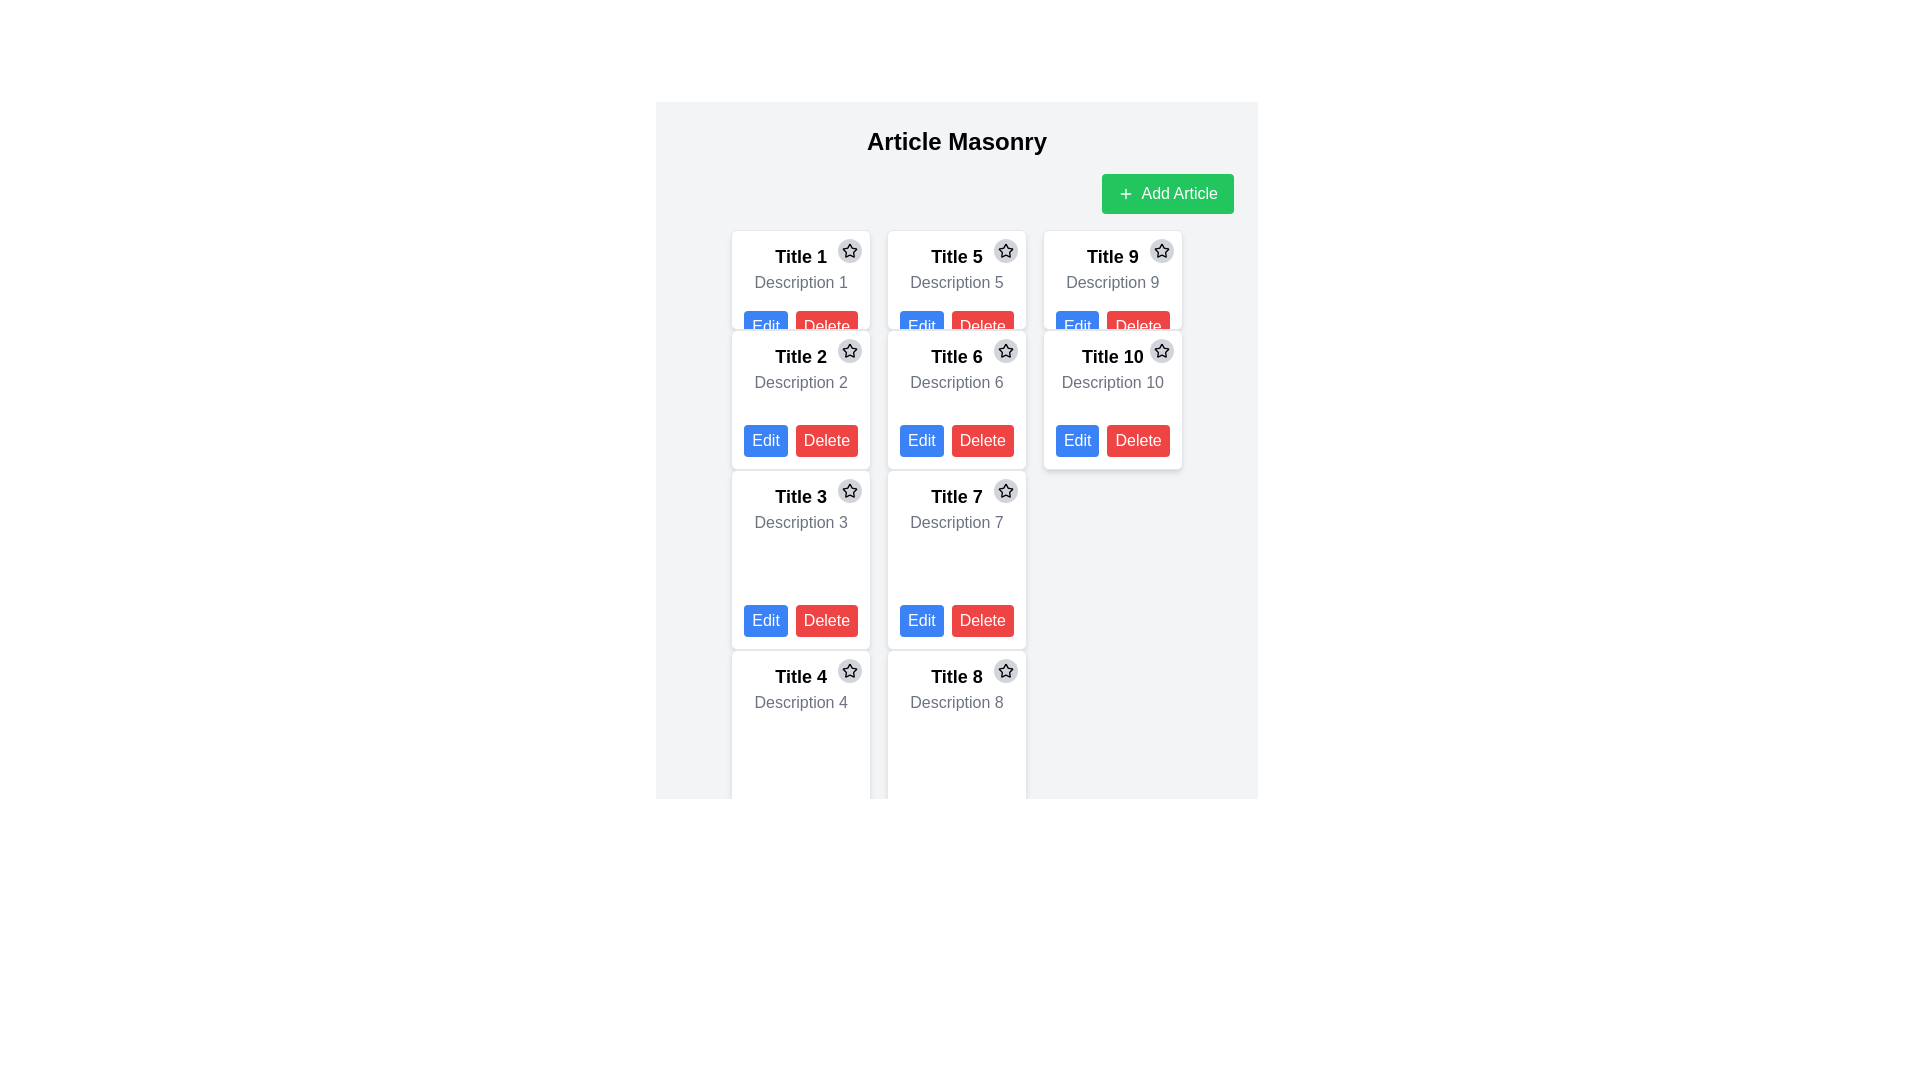  What do you see at coordinates (1005, 249) in the screenshot?
I see `the favorite button located in the top-right corner of the card titled 'Title 5'` at bounding box center [1005, 249].